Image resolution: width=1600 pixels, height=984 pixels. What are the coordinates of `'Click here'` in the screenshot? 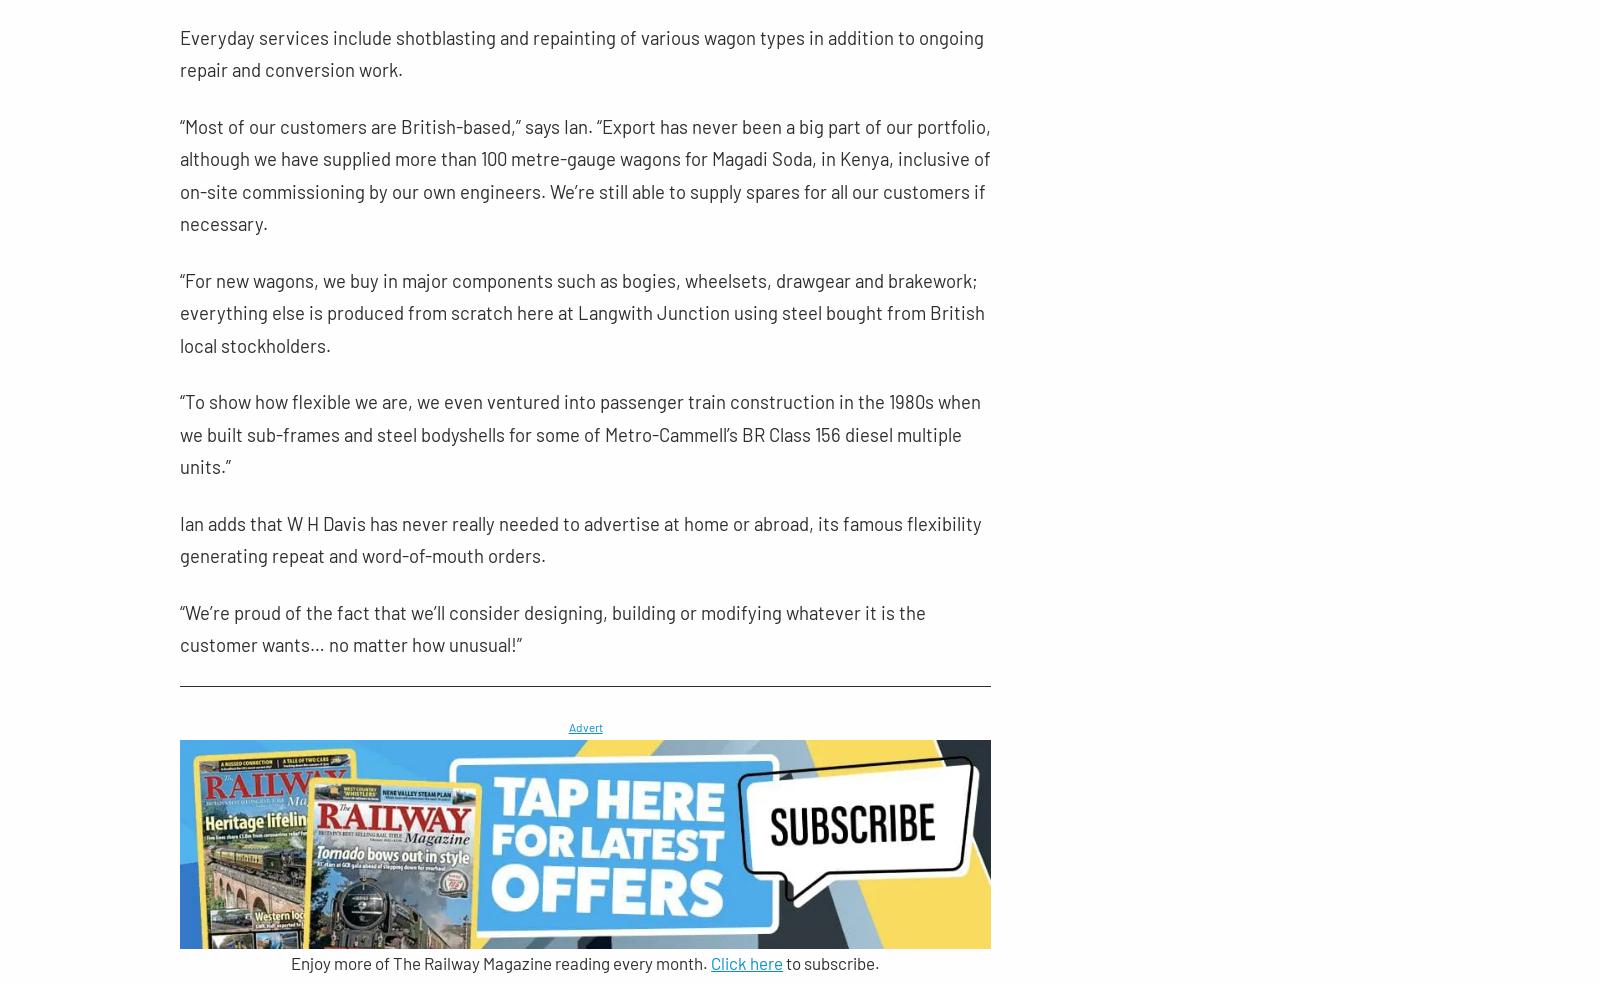 It's located at (747, 963).